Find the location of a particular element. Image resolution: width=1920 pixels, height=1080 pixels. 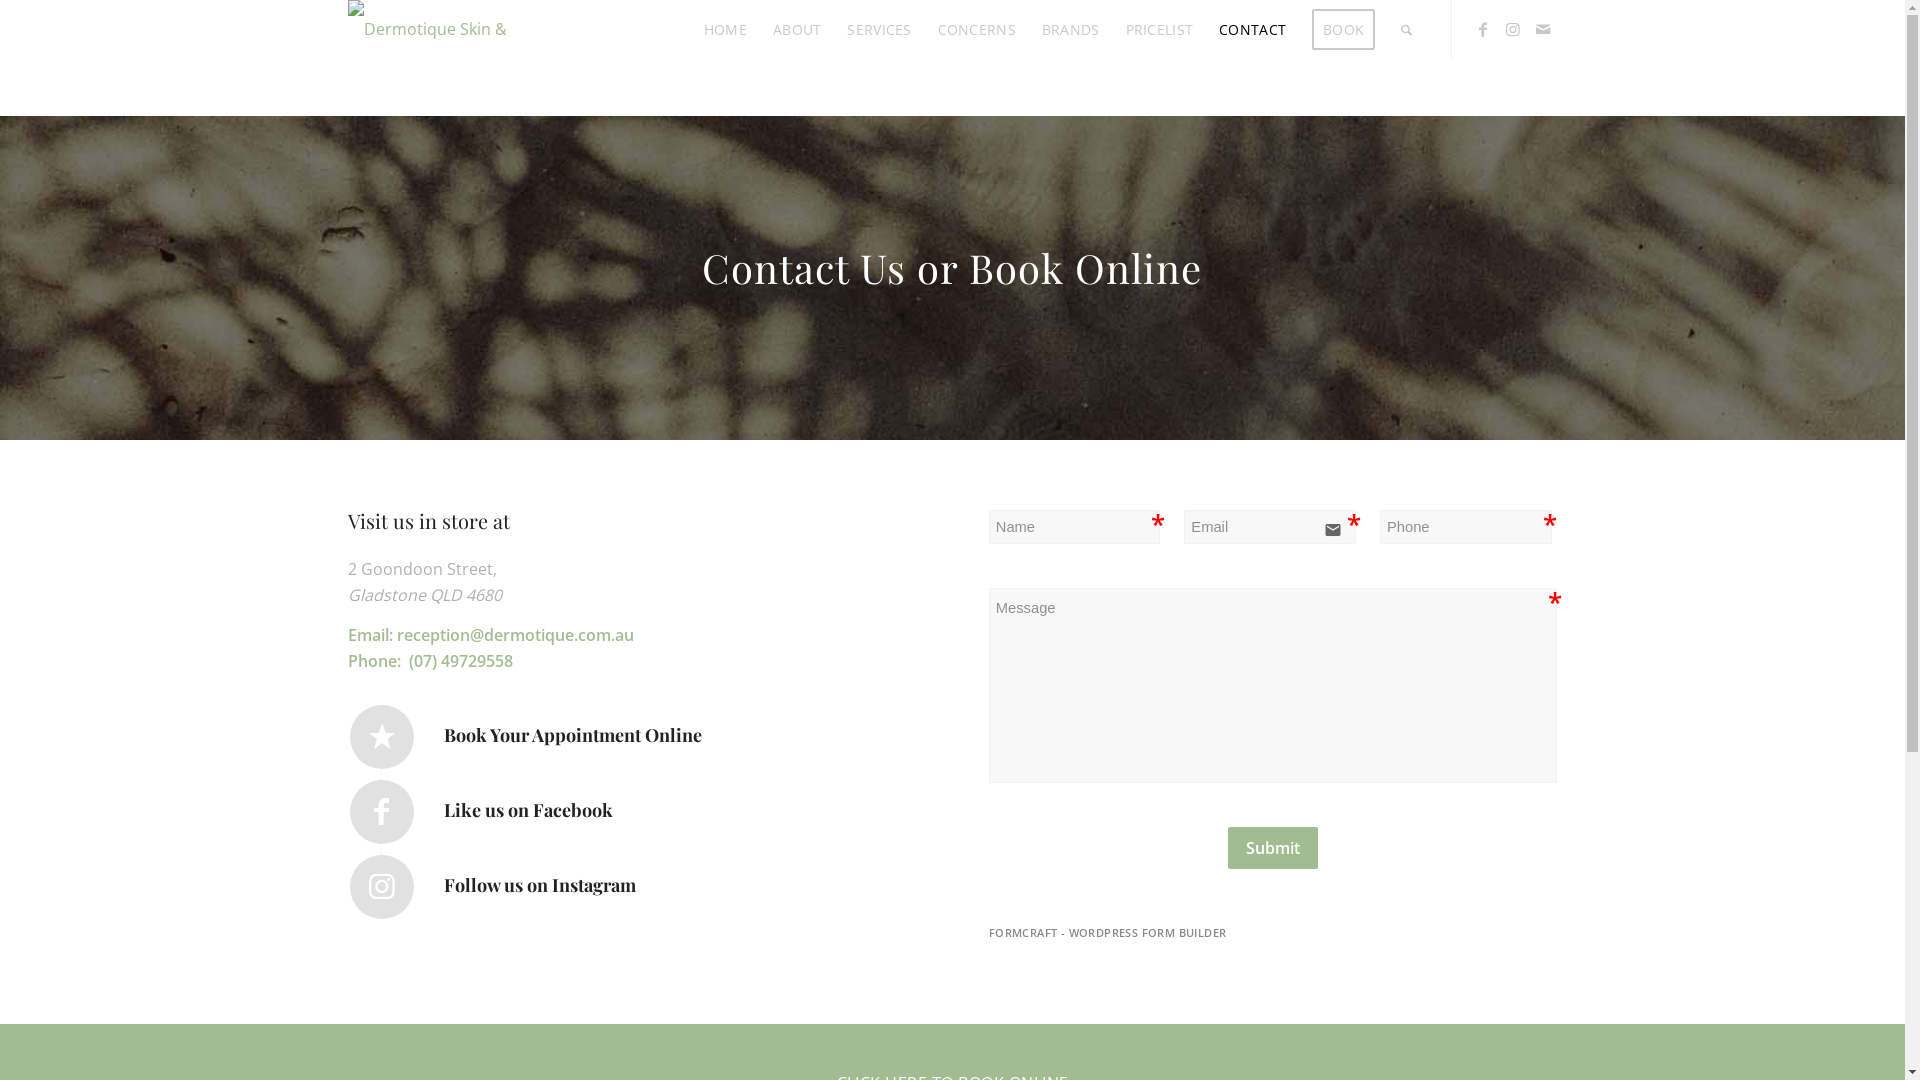

'FORMCRAFT - WORDPRESS FORM BUILDER' is located at coordinates (988, 933).